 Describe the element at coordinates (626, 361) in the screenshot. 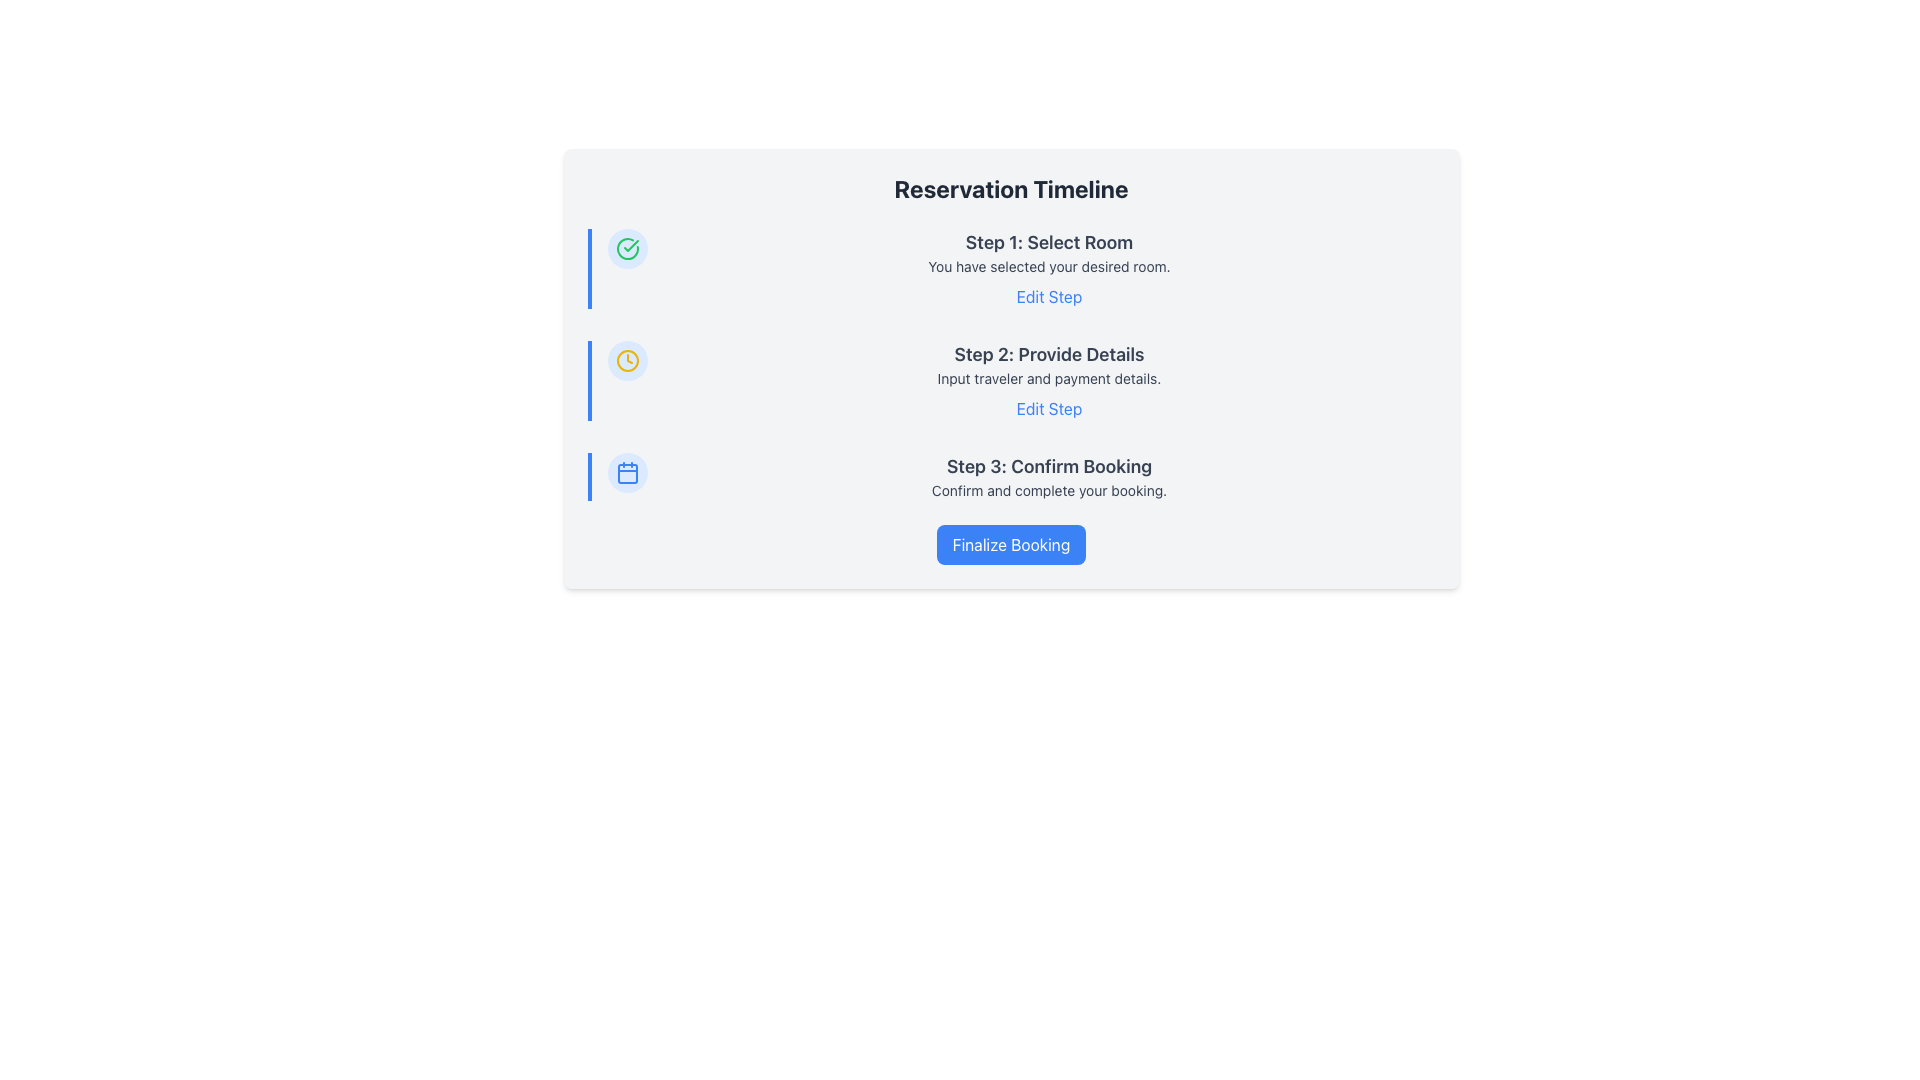

I see `the clock icon representing the 'Step 2' process, which is the second in a vertical sequence of three icons on the left panel` at that location.